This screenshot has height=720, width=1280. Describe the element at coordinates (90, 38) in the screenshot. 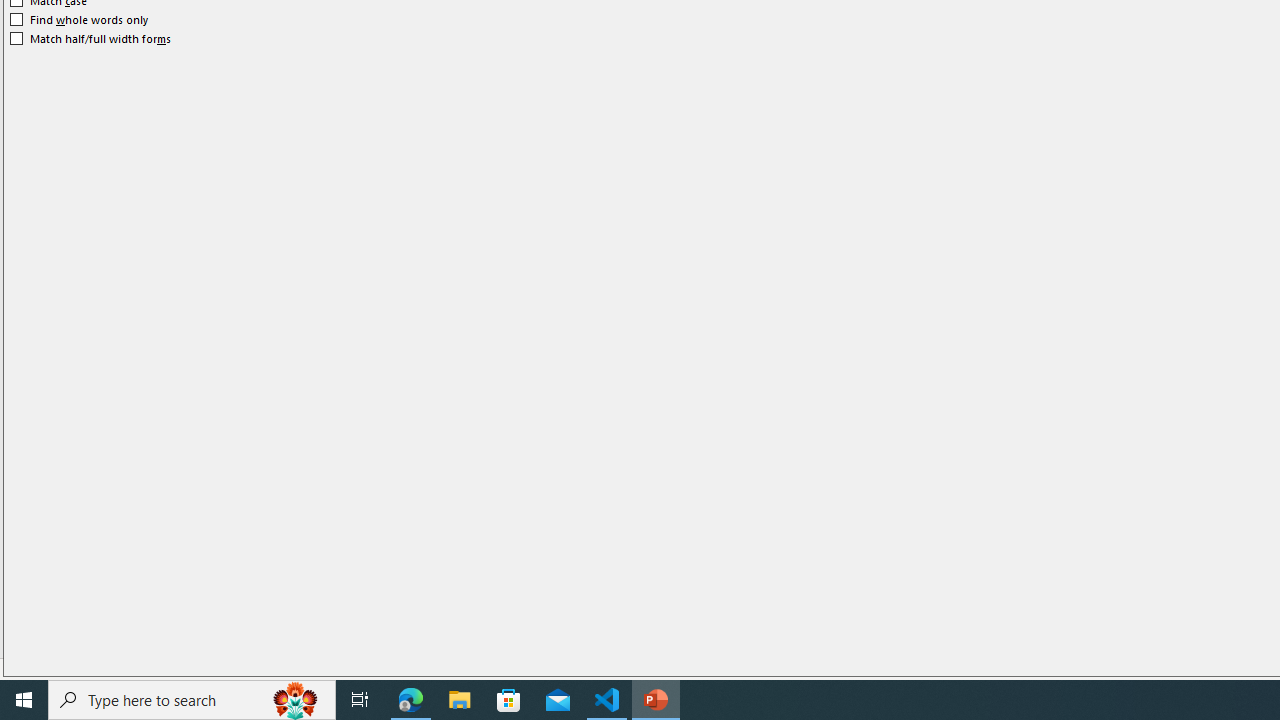

I see `'Match half/full width forms'` at that location.